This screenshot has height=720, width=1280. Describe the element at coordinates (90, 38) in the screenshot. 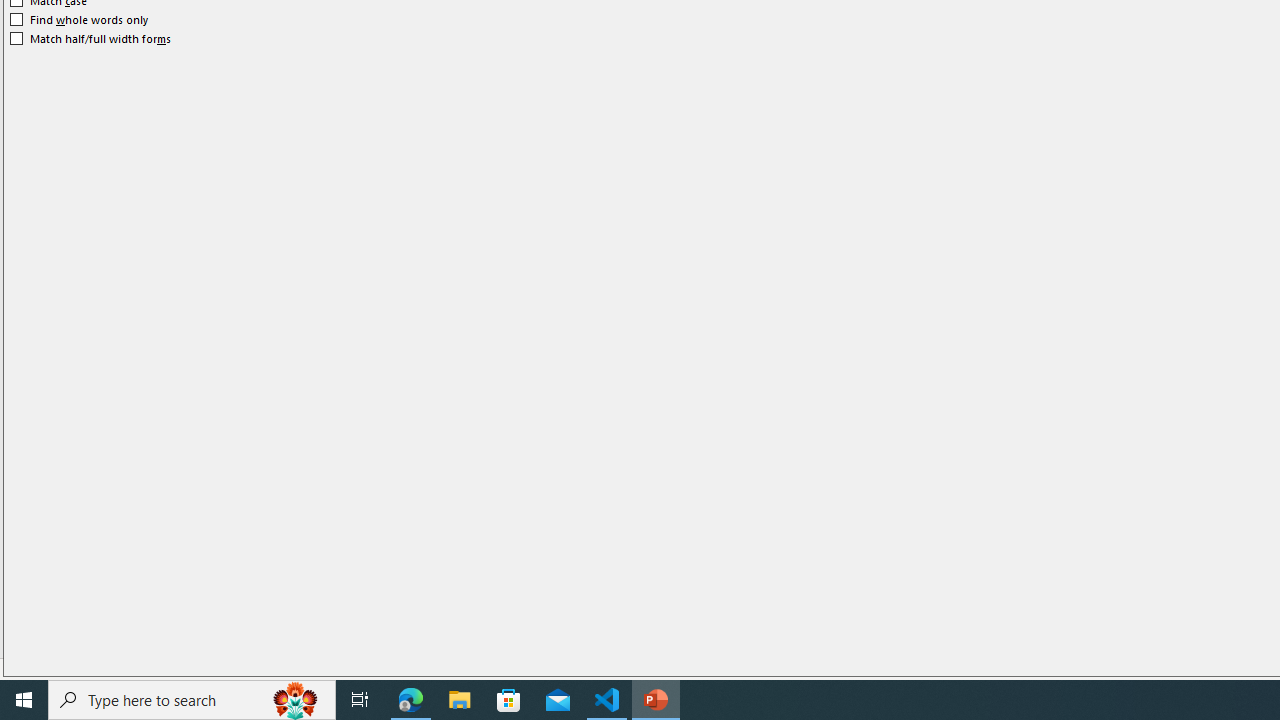

I see `'Match half/full width forms'` at that location.